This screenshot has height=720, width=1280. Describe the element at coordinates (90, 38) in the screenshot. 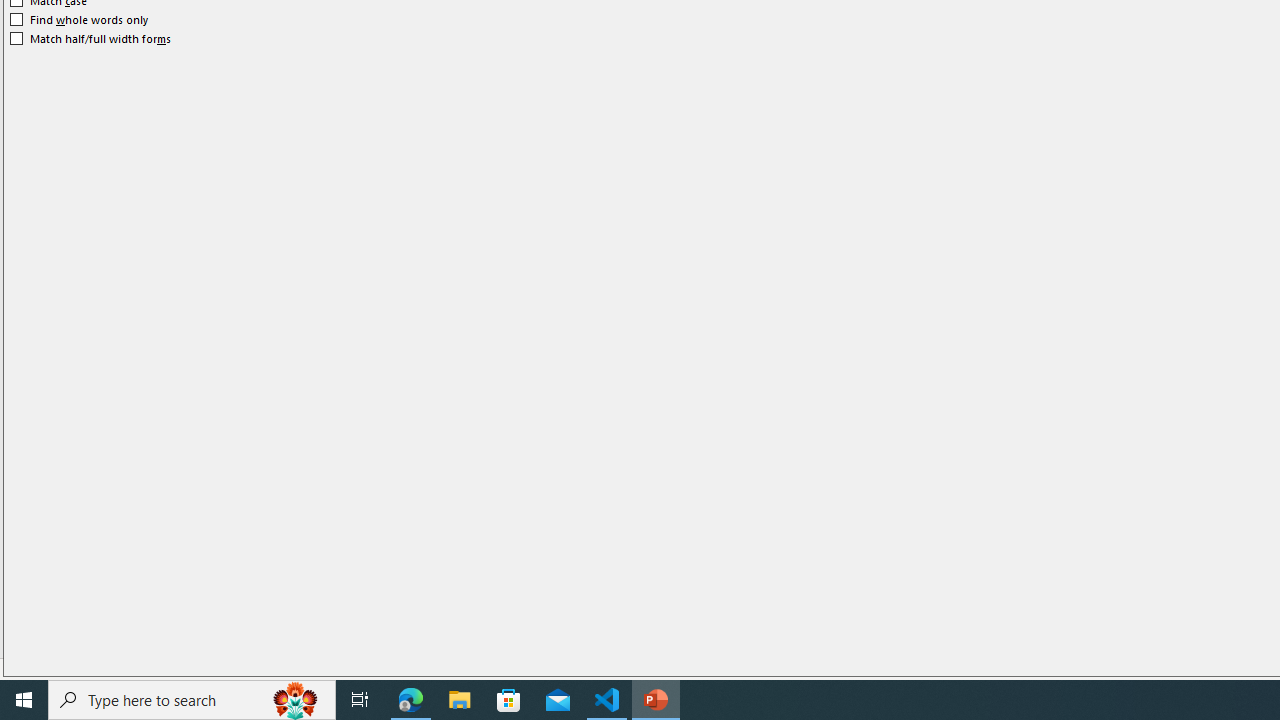

I see `'Match half/full width forms'` at that location.